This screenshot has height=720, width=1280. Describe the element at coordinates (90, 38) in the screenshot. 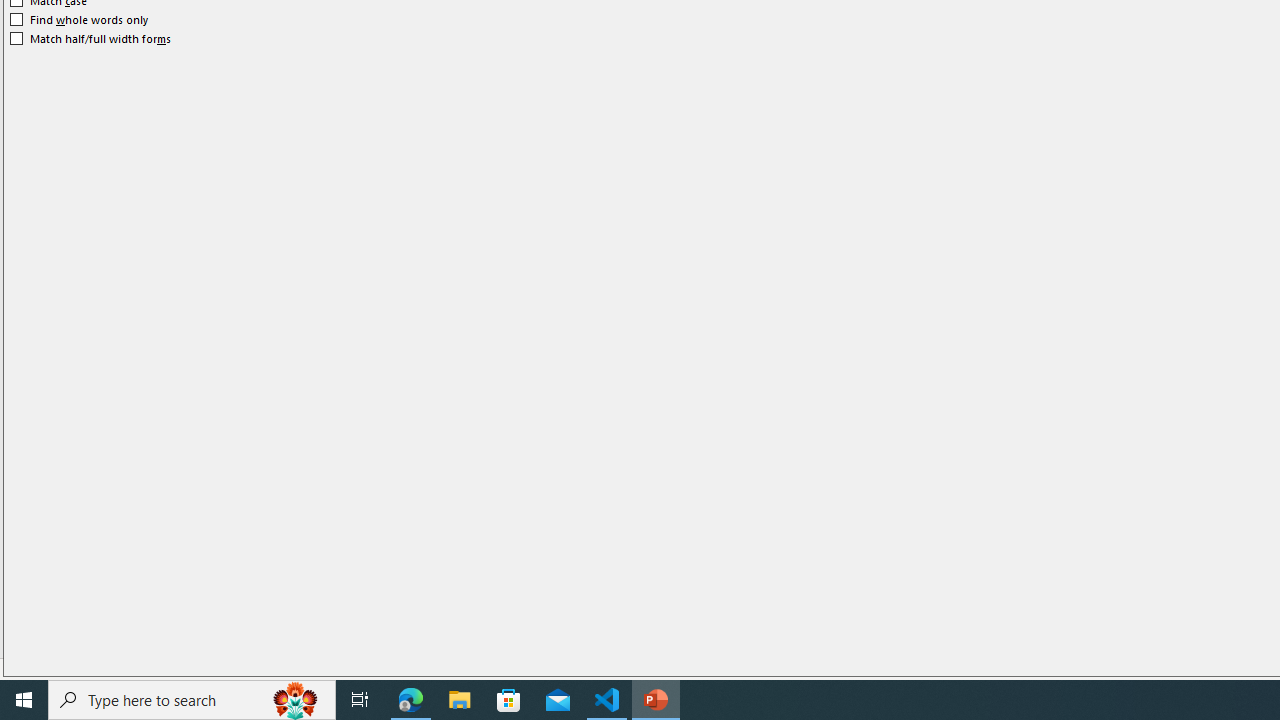

I see `'Match half/full width forms'` at that location.